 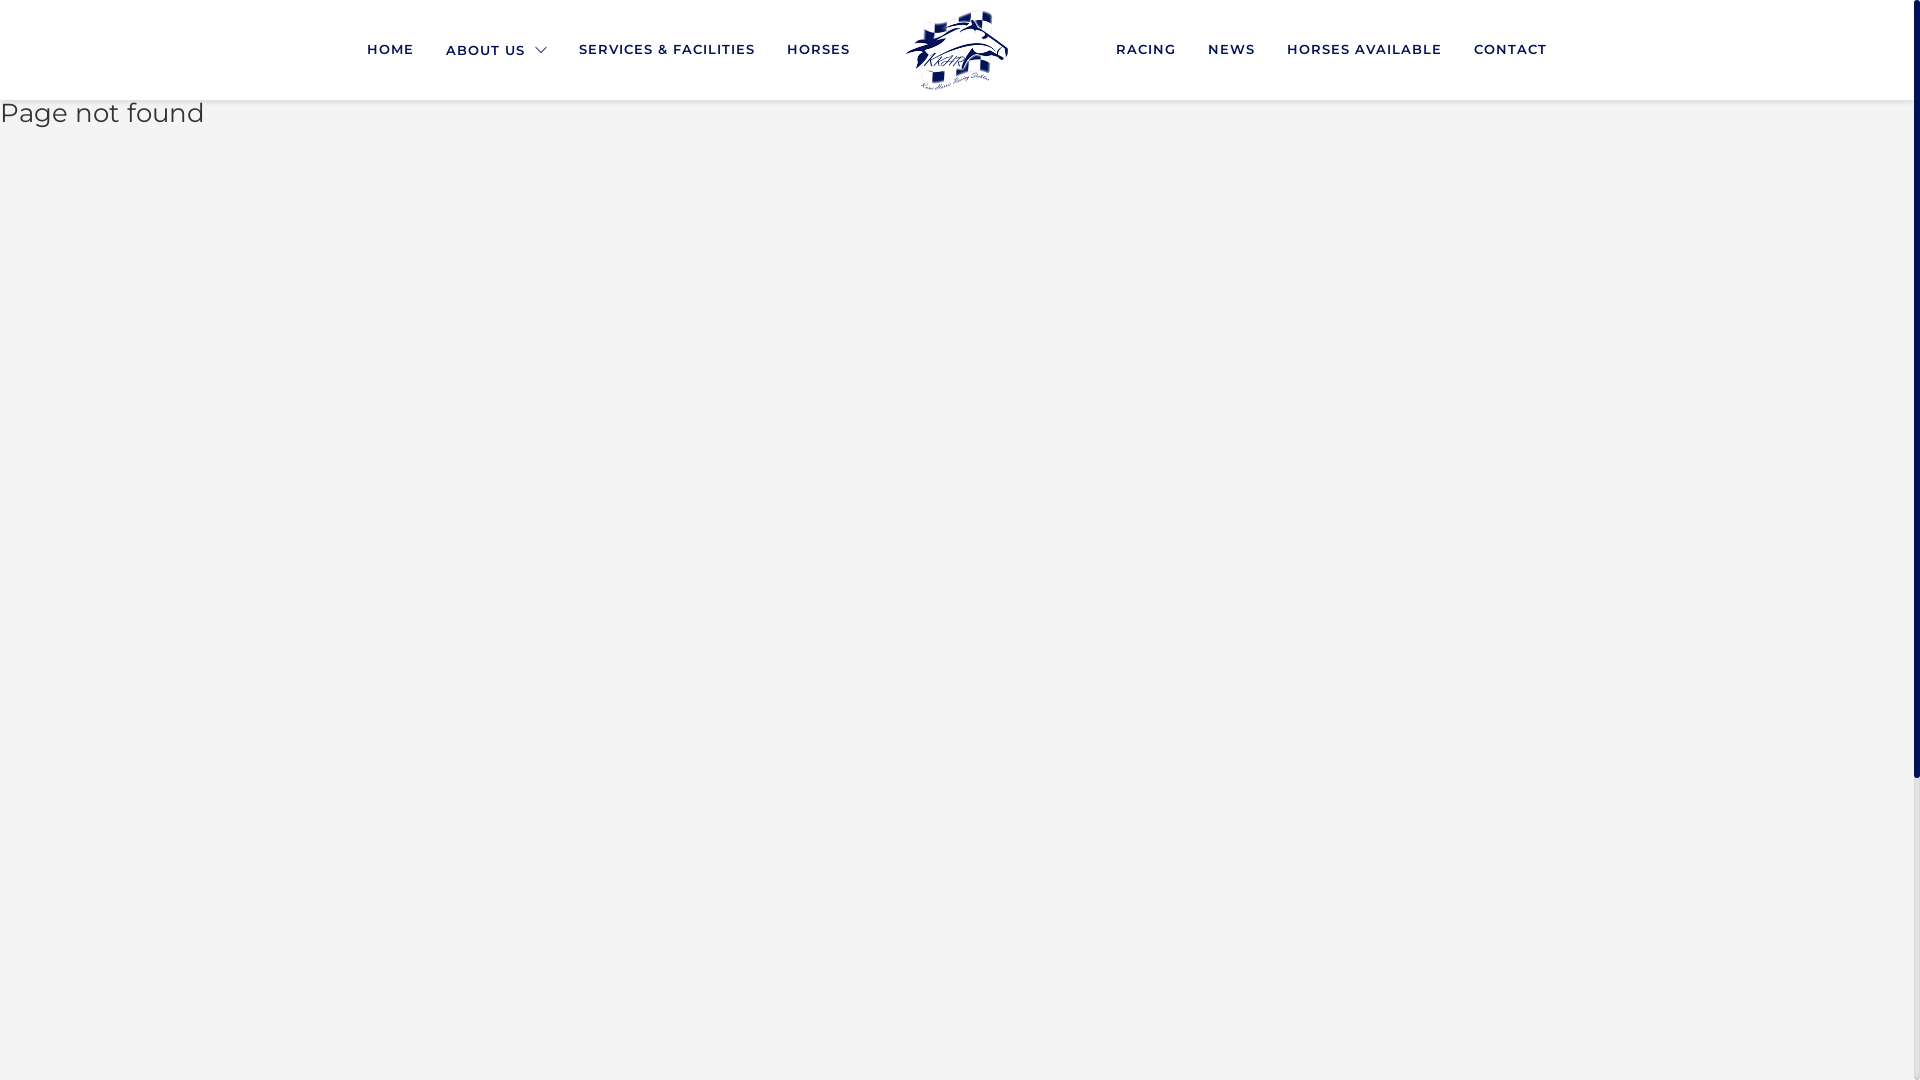 What do you see at coordinates (1146, 48) in the screenshot?
I see `'RACING'` at bounding box center [1146, 48].